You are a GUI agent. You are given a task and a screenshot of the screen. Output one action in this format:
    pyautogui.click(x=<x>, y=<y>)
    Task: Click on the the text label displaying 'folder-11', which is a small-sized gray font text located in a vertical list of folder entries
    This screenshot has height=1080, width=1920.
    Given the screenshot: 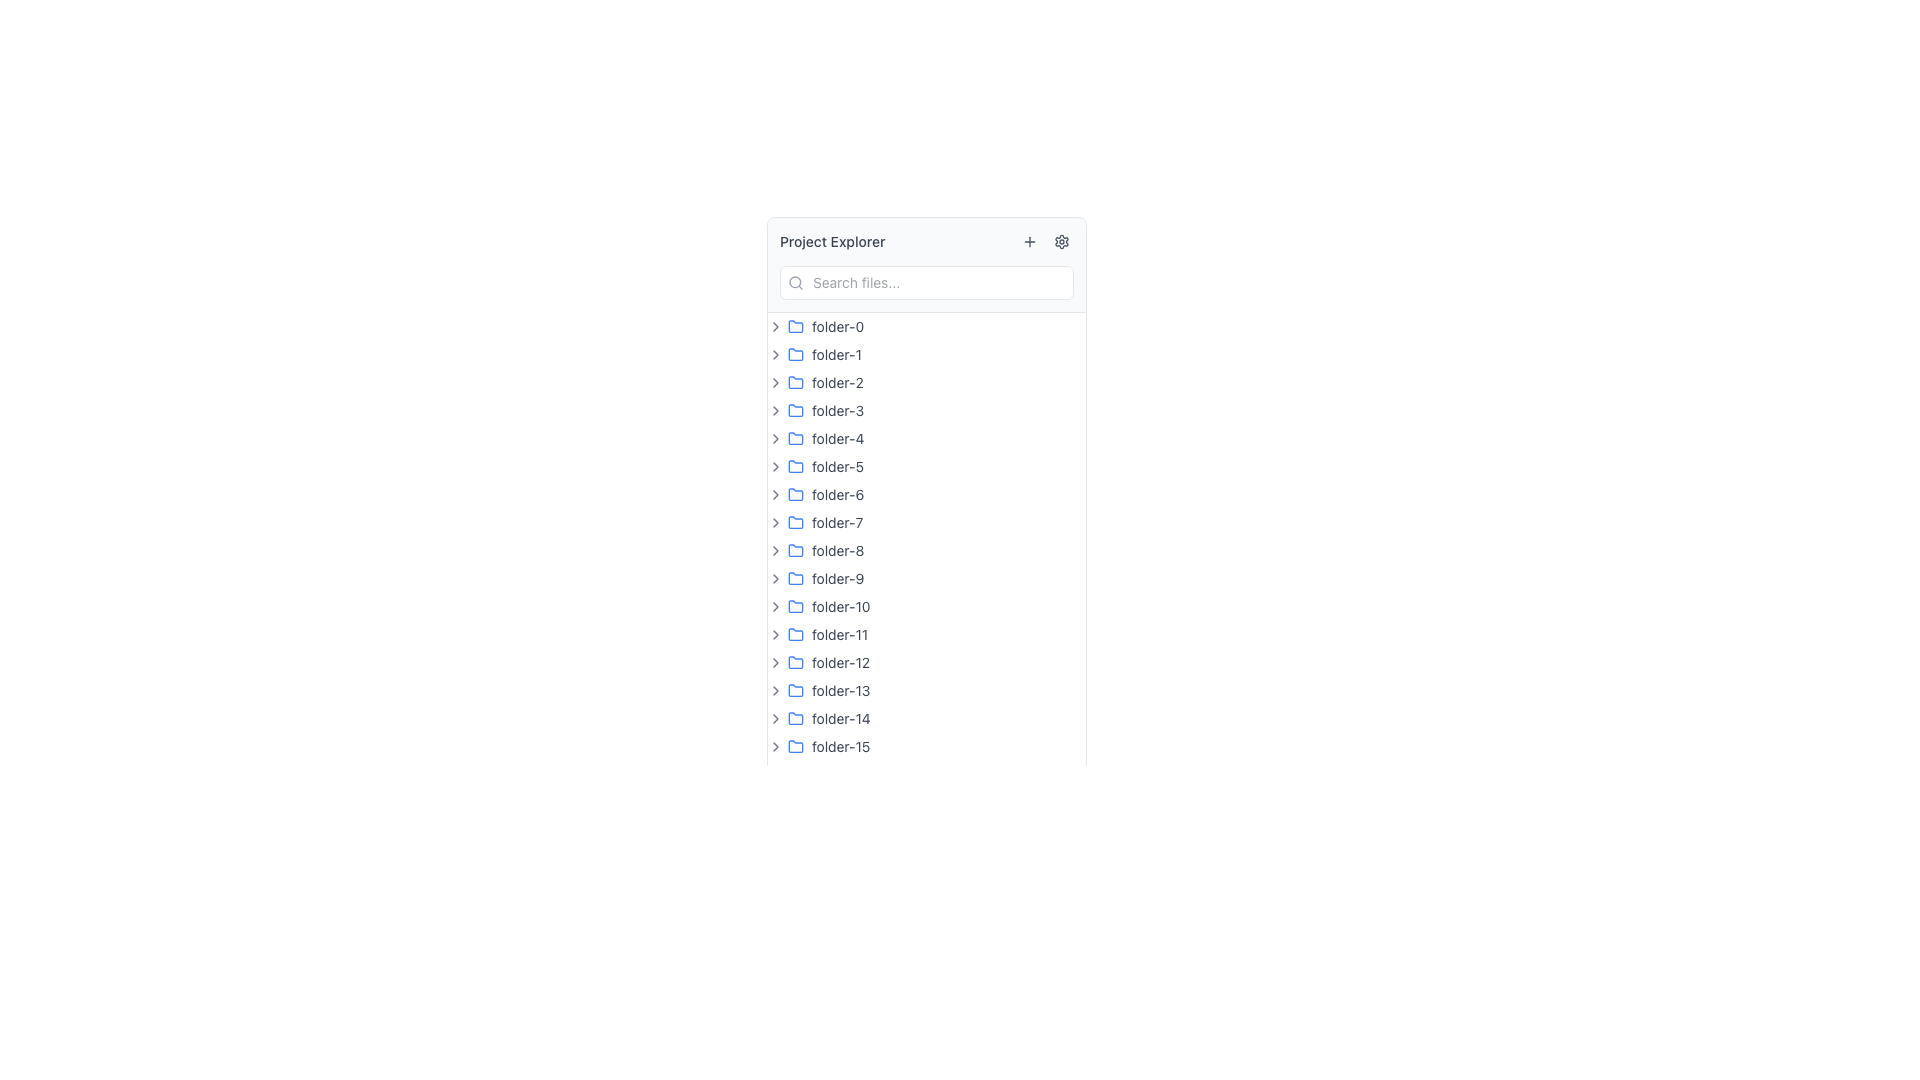 What is the action you would take?
    pyautogui.click(x=840, y=635)
    